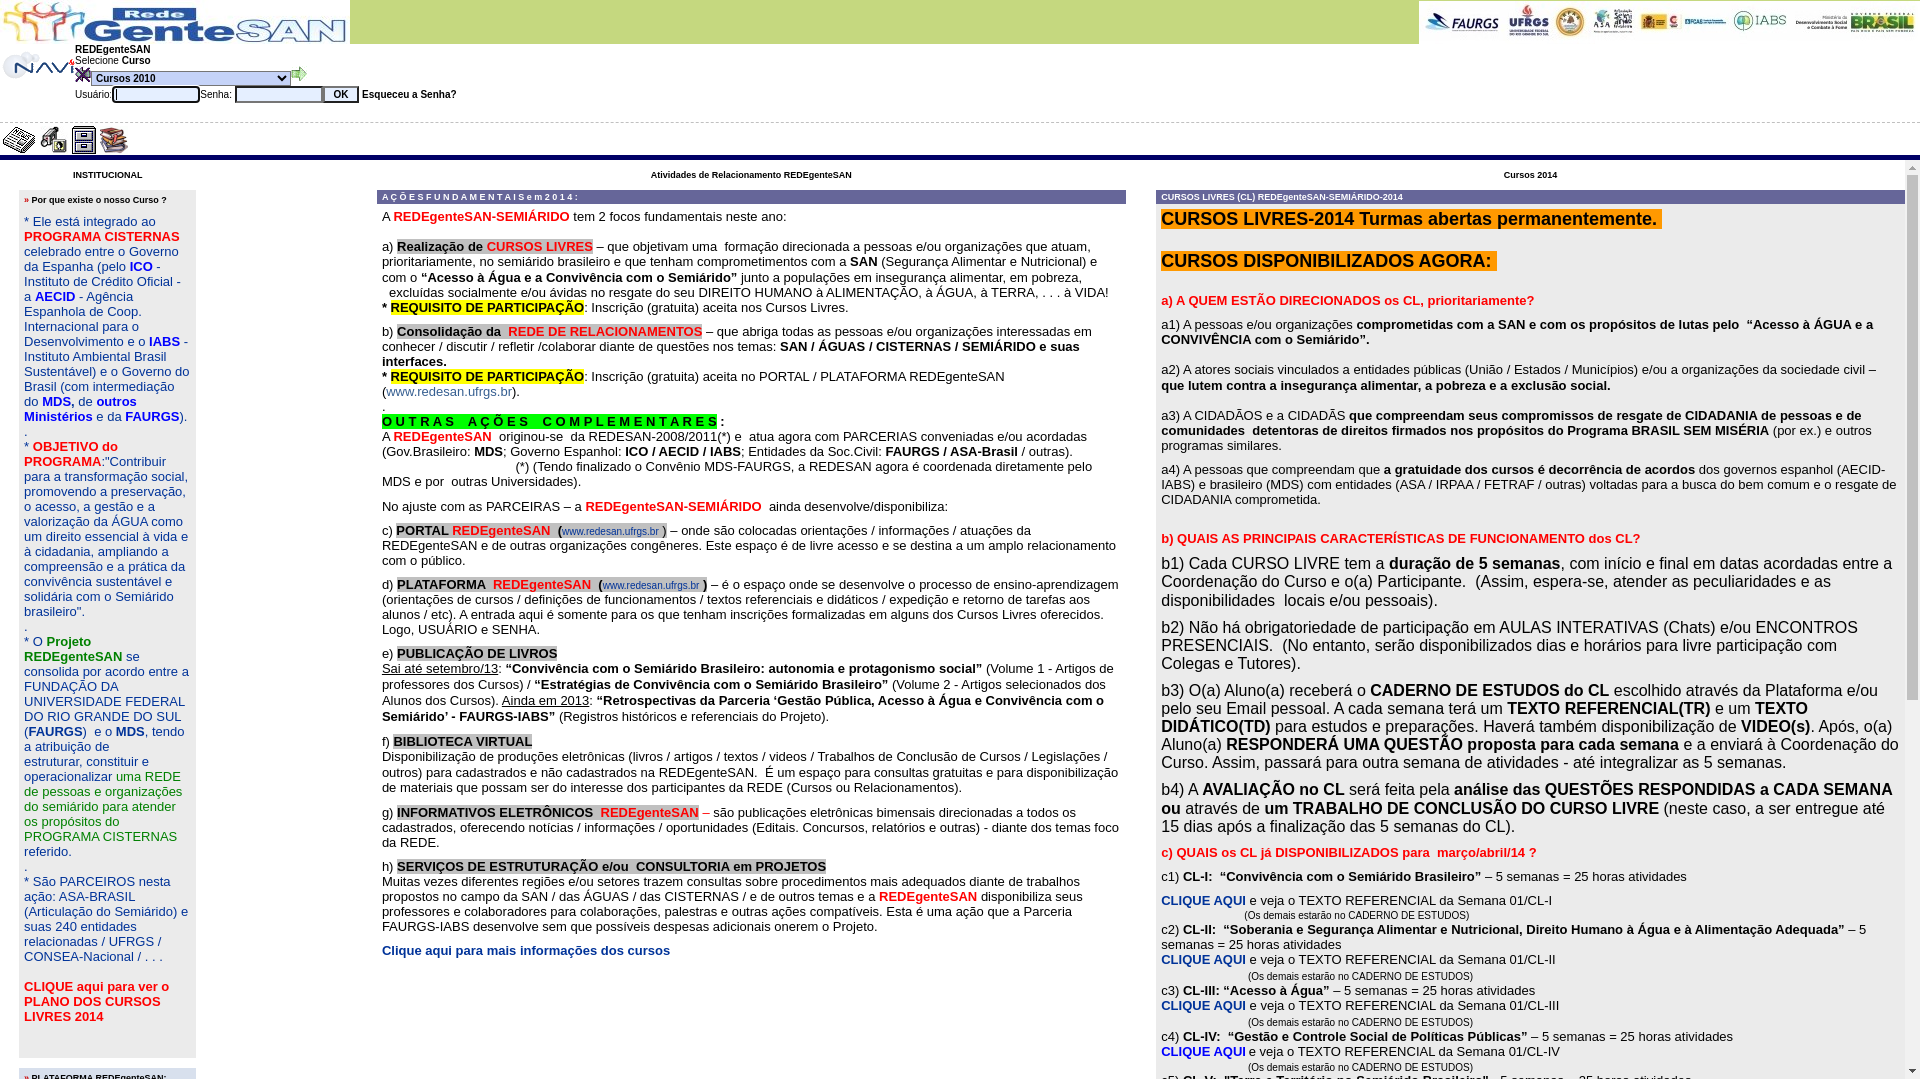 This screenshot has width=1920, height=1080. I want to click on 'Esqueceu a Senha?', so click(359, 94).